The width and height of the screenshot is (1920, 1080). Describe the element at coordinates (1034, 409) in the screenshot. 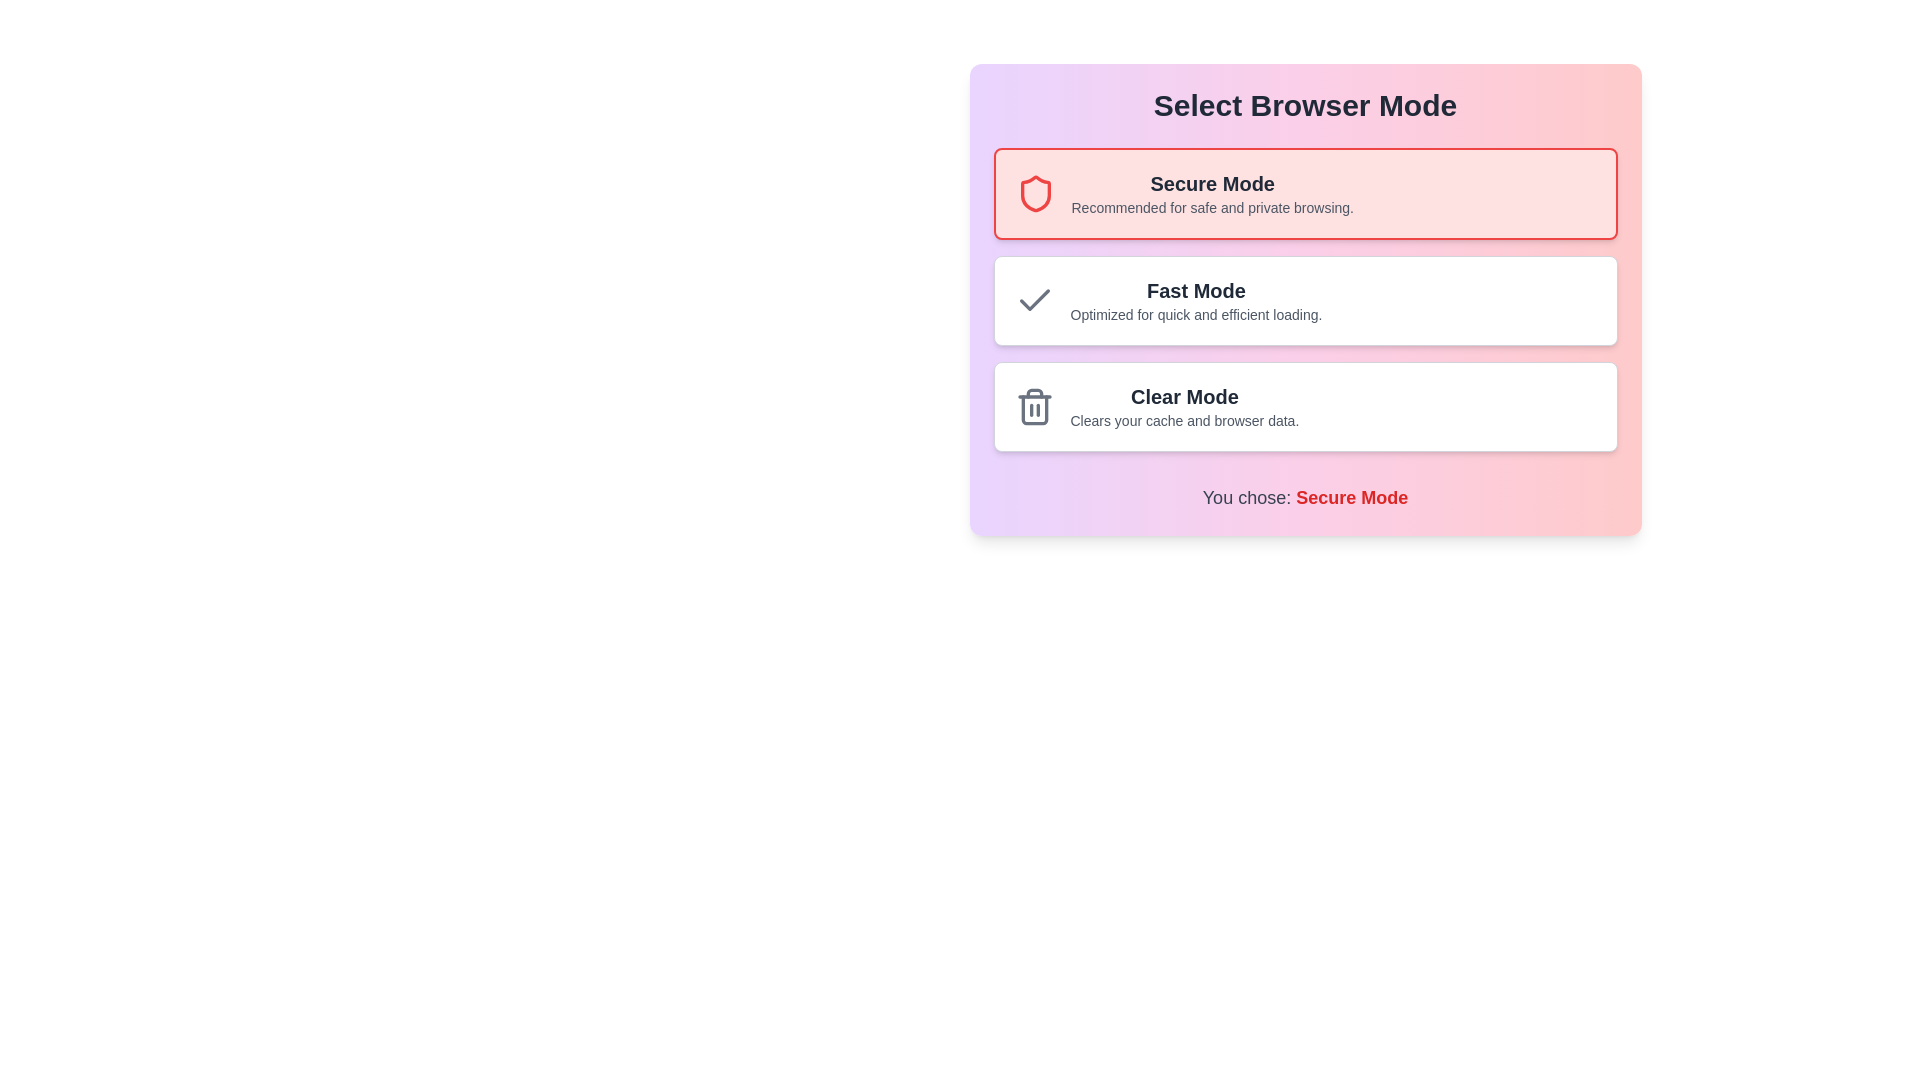

I see `the 'Clear Mode' icon located at the bottom section of the 'Select Browser Mode' card layout, which is represented visually to signal the clearing of cache and browser data` at that location.